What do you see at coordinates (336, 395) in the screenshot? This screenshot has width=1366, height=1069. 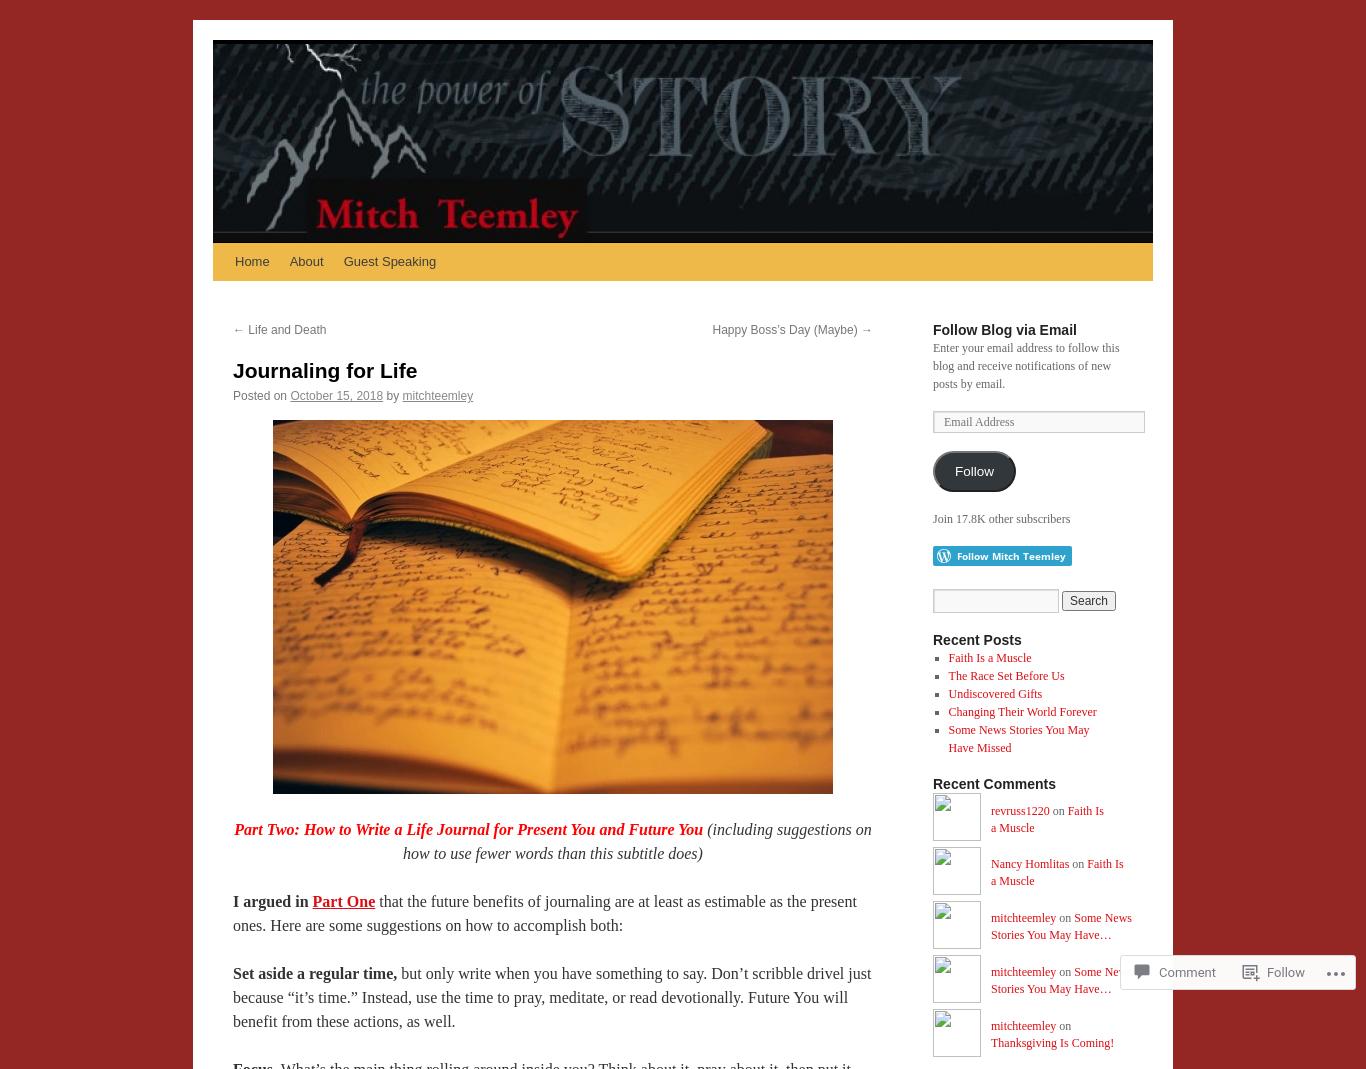 I see `'October 15, 2018'` at bounding box center [336, 395].